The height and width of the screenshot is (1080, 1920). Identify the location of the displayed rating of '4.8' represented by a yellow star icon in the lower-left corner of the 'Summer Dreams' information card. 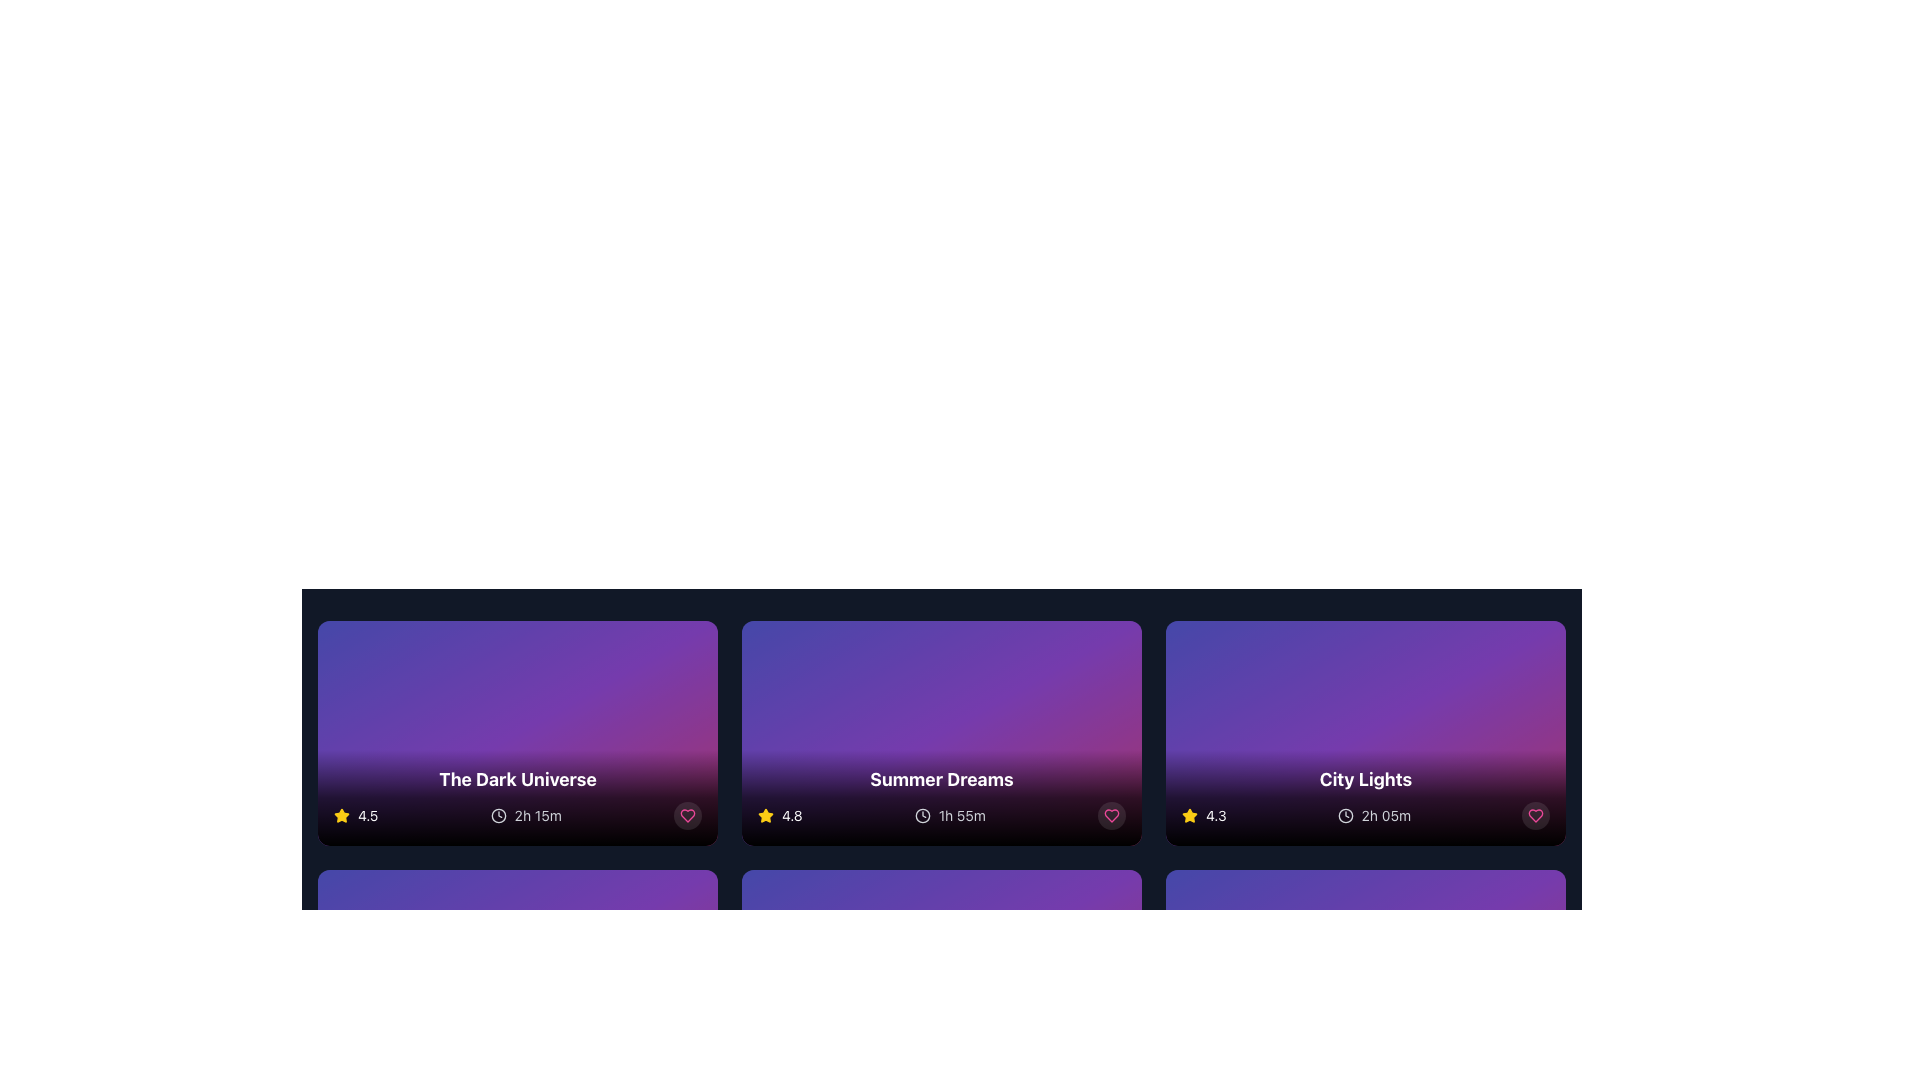
(779, 816).